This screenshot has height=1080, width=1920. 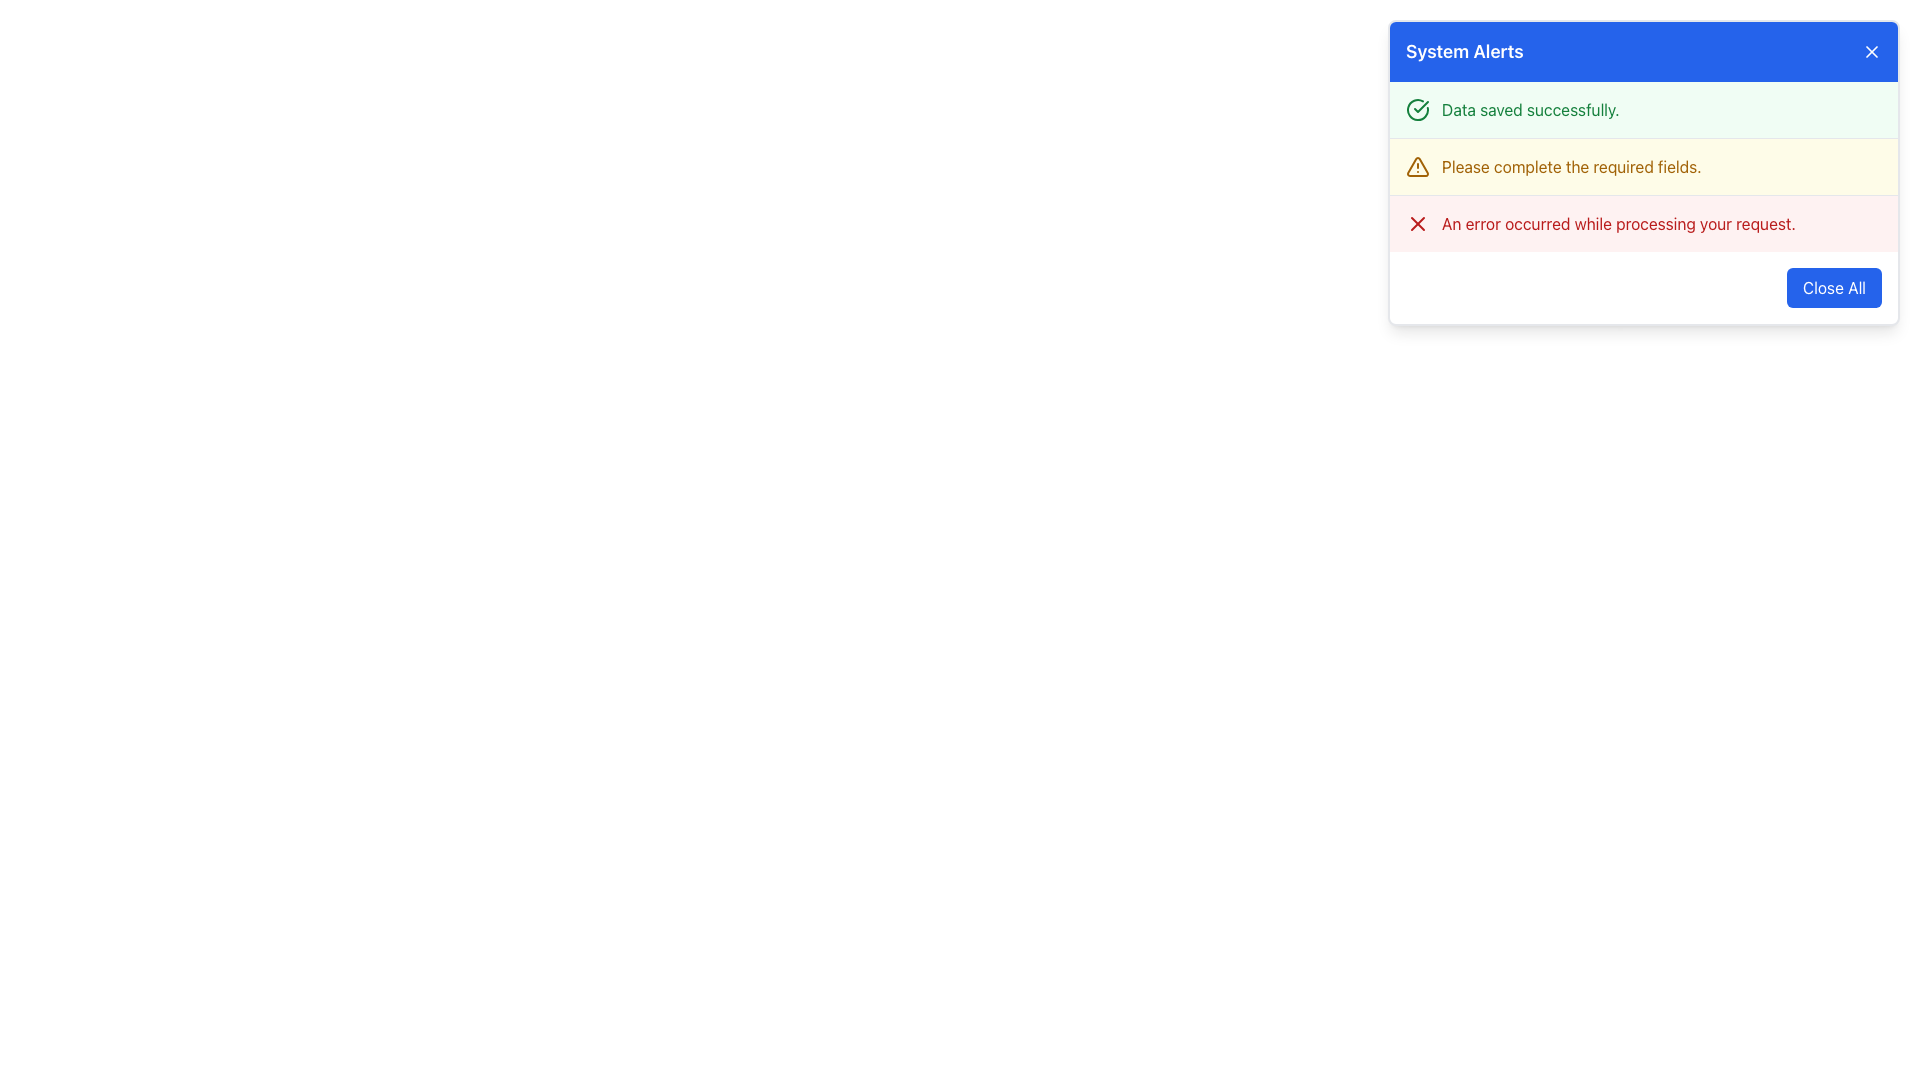 What do you see at coordinates (1416, 165) in the screenshot?
I see `the triangle icon with an exclamation mark inside, which indicates an alert and is located to the left of the text 'Please complete the required fields.' in the second alert row of the 'System Alerts' panel` at bounding box center [1416, 165].